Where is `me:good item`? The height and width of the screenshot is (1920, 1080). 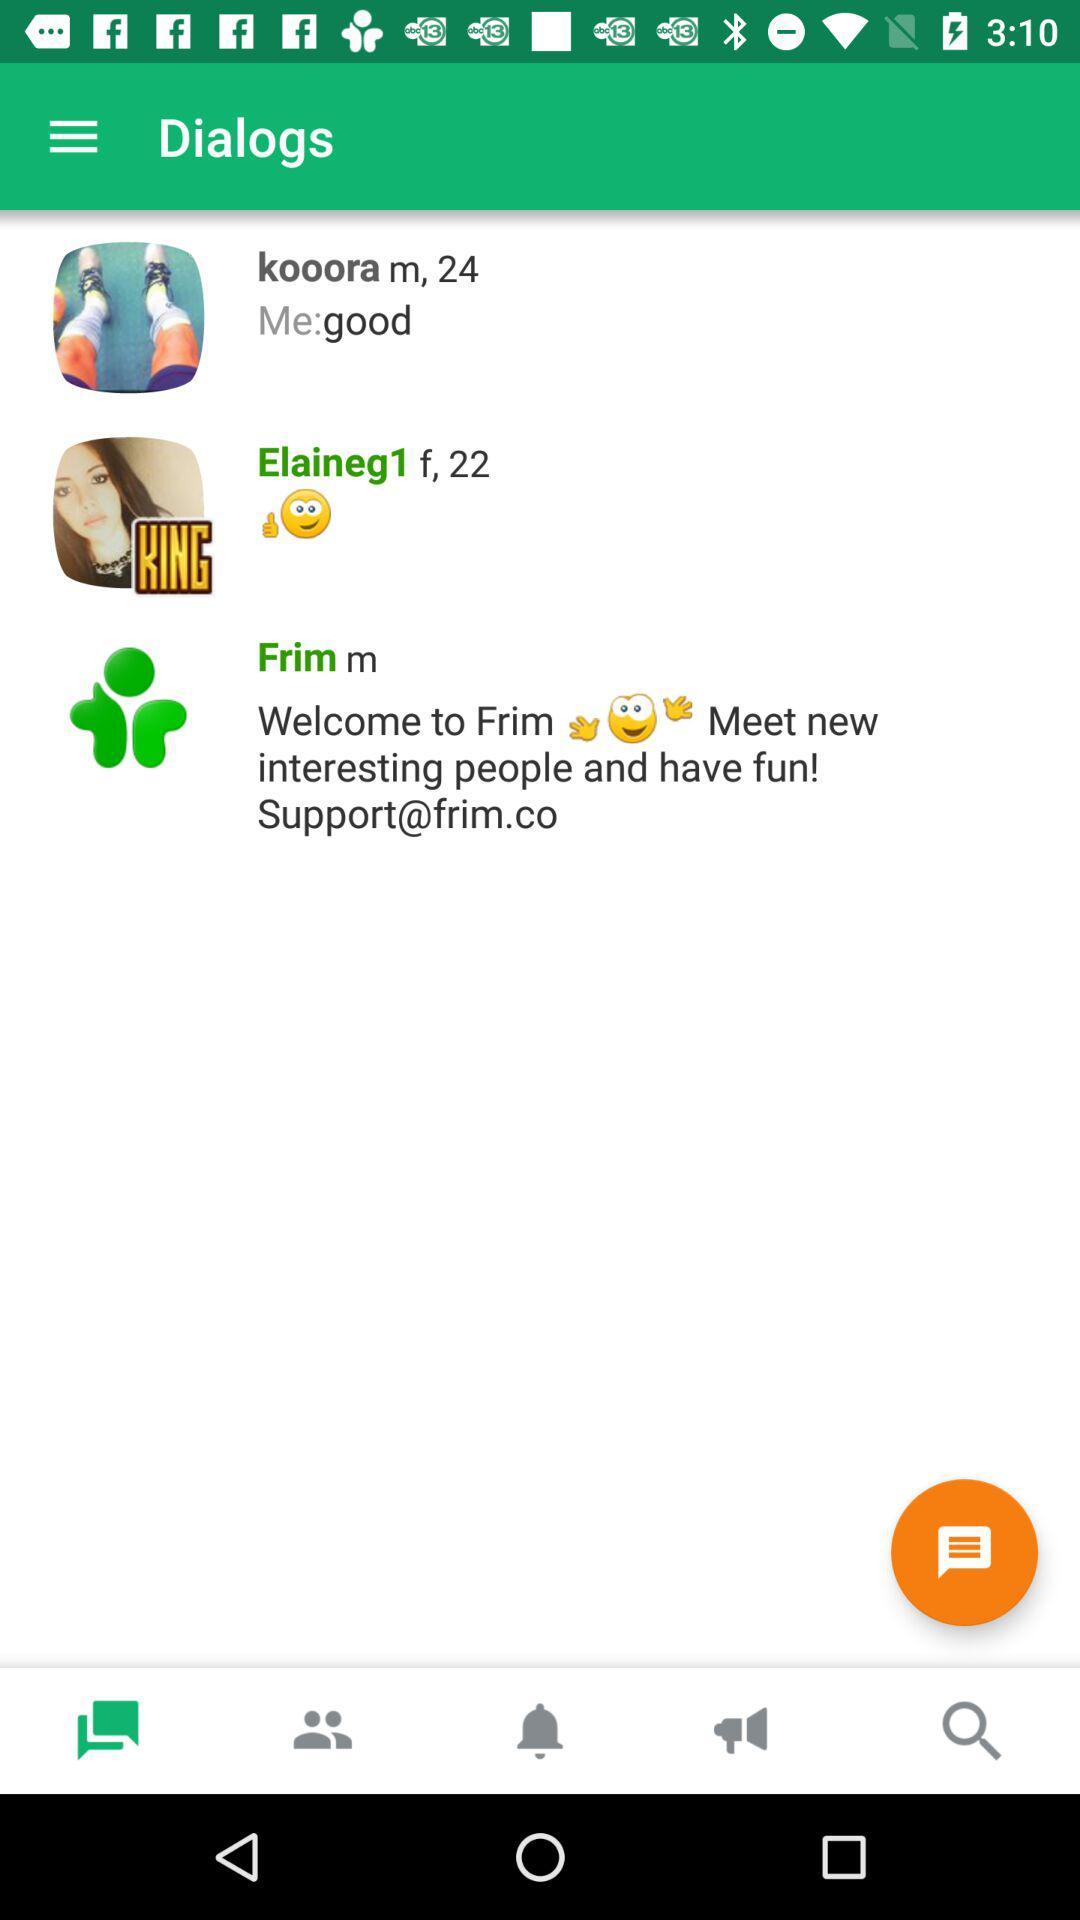 me:good item is located at coordinates (658, 318).